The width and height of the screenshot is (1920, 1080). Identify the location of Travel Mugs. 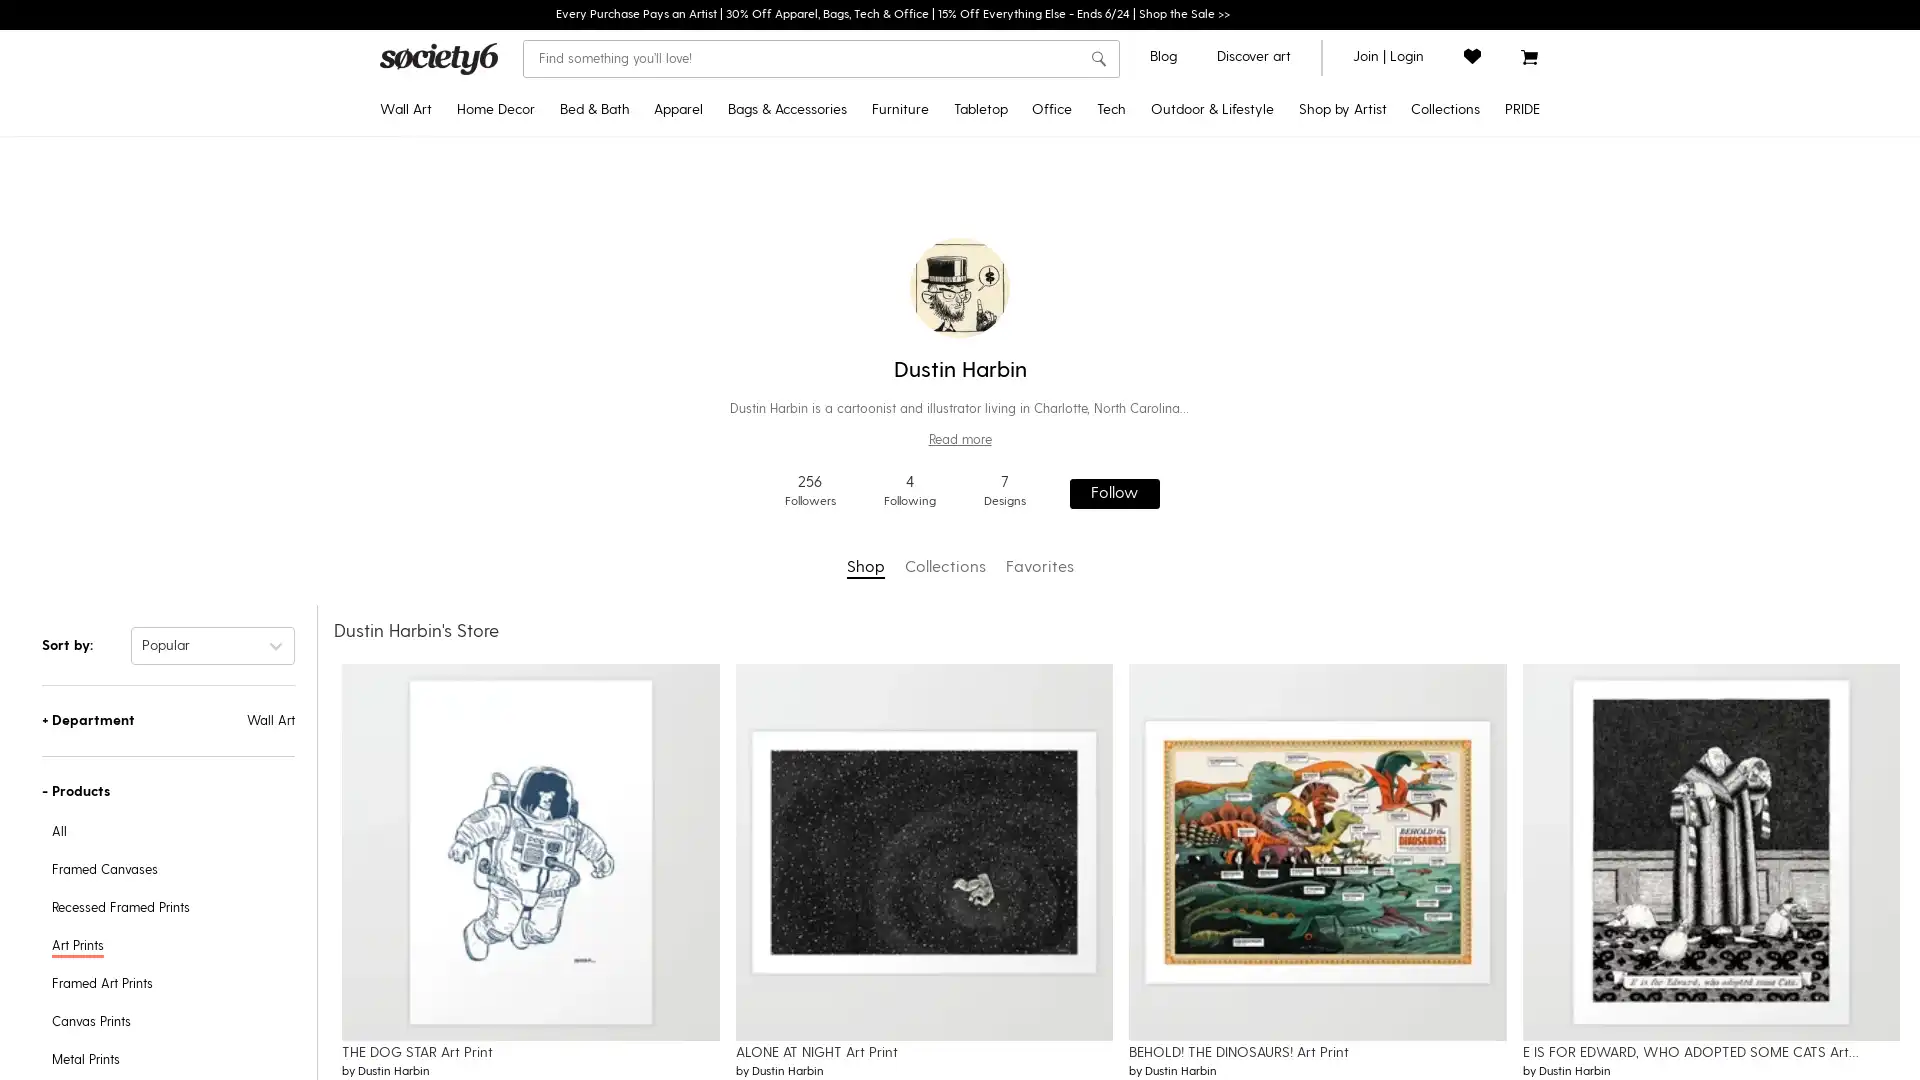
(1238, 289).